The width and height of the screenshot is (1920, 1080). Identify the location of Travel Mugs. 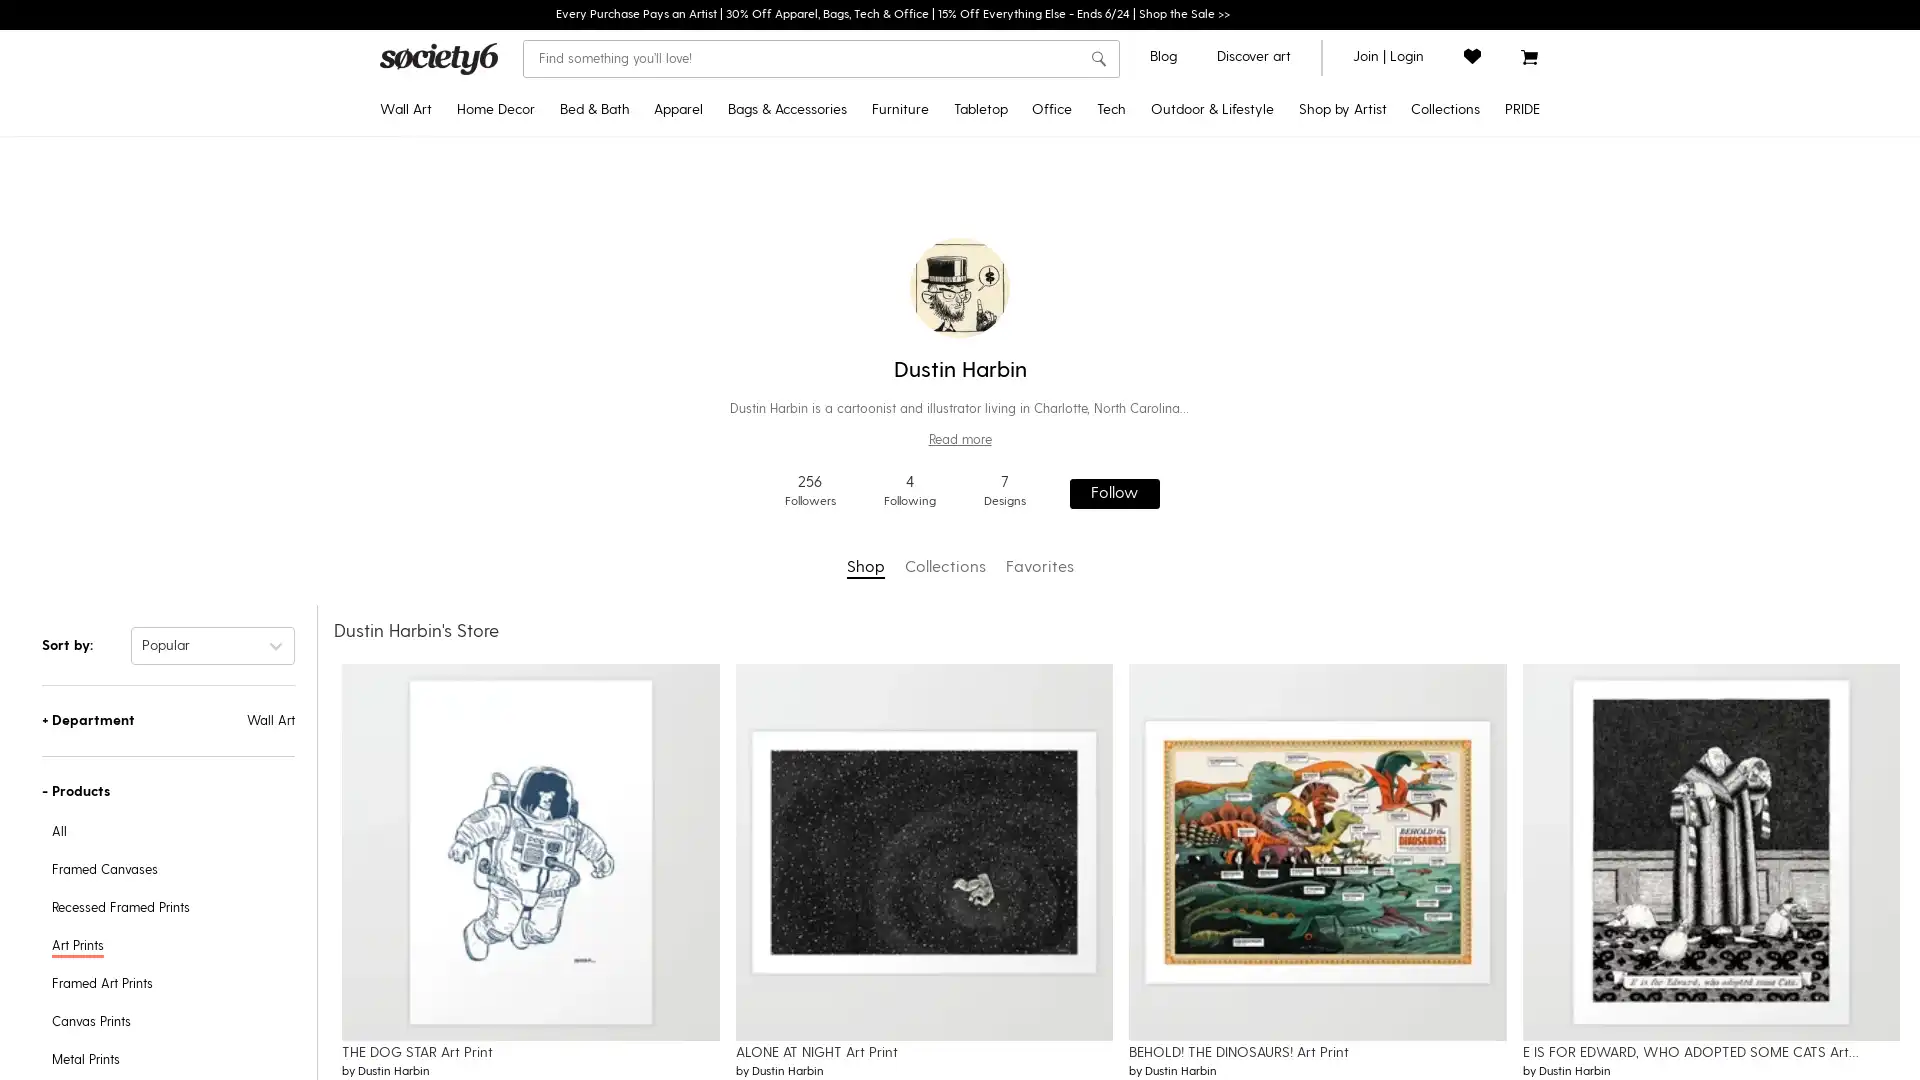
(1238, 289).